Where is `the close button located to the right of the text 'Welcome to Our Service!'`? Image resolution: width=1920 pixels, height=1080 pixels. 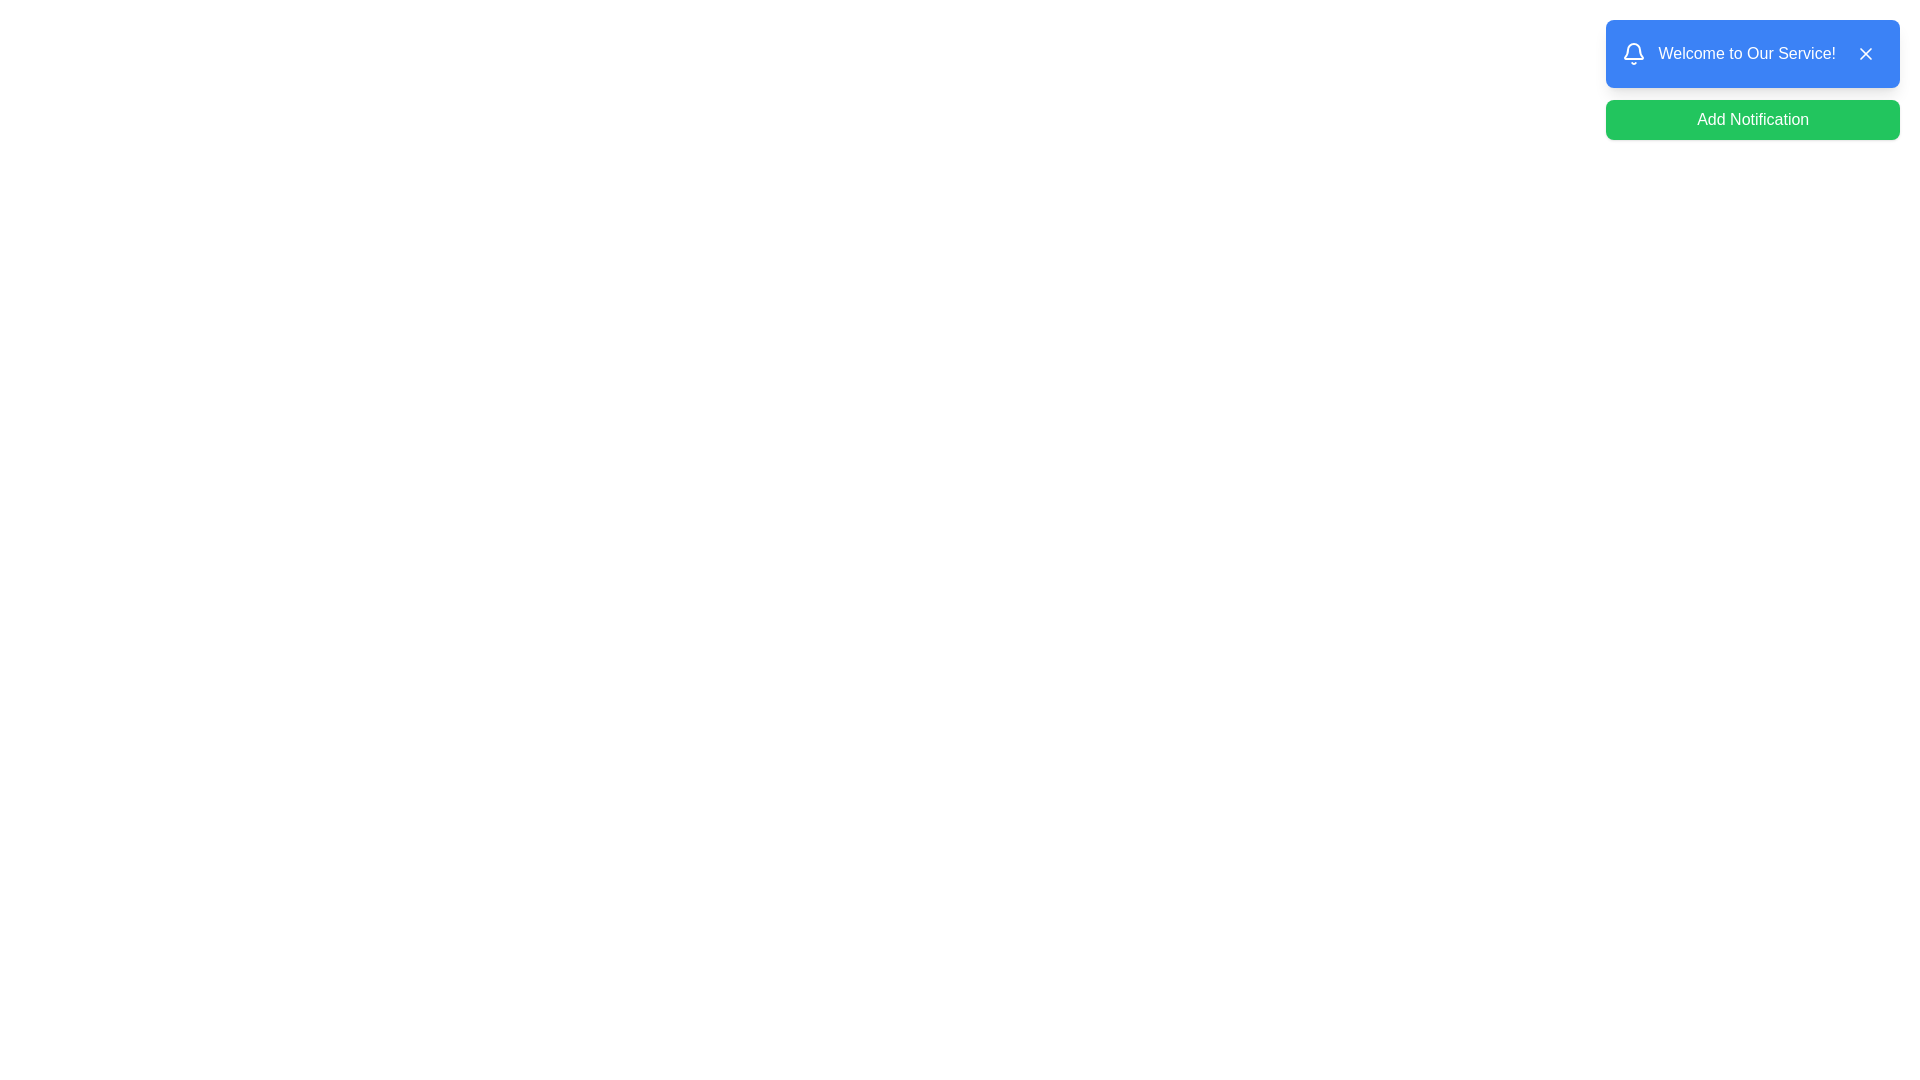
the close button located to the right of the text 'Welcome to Our Service!' is located at coordinates (1865, 53).